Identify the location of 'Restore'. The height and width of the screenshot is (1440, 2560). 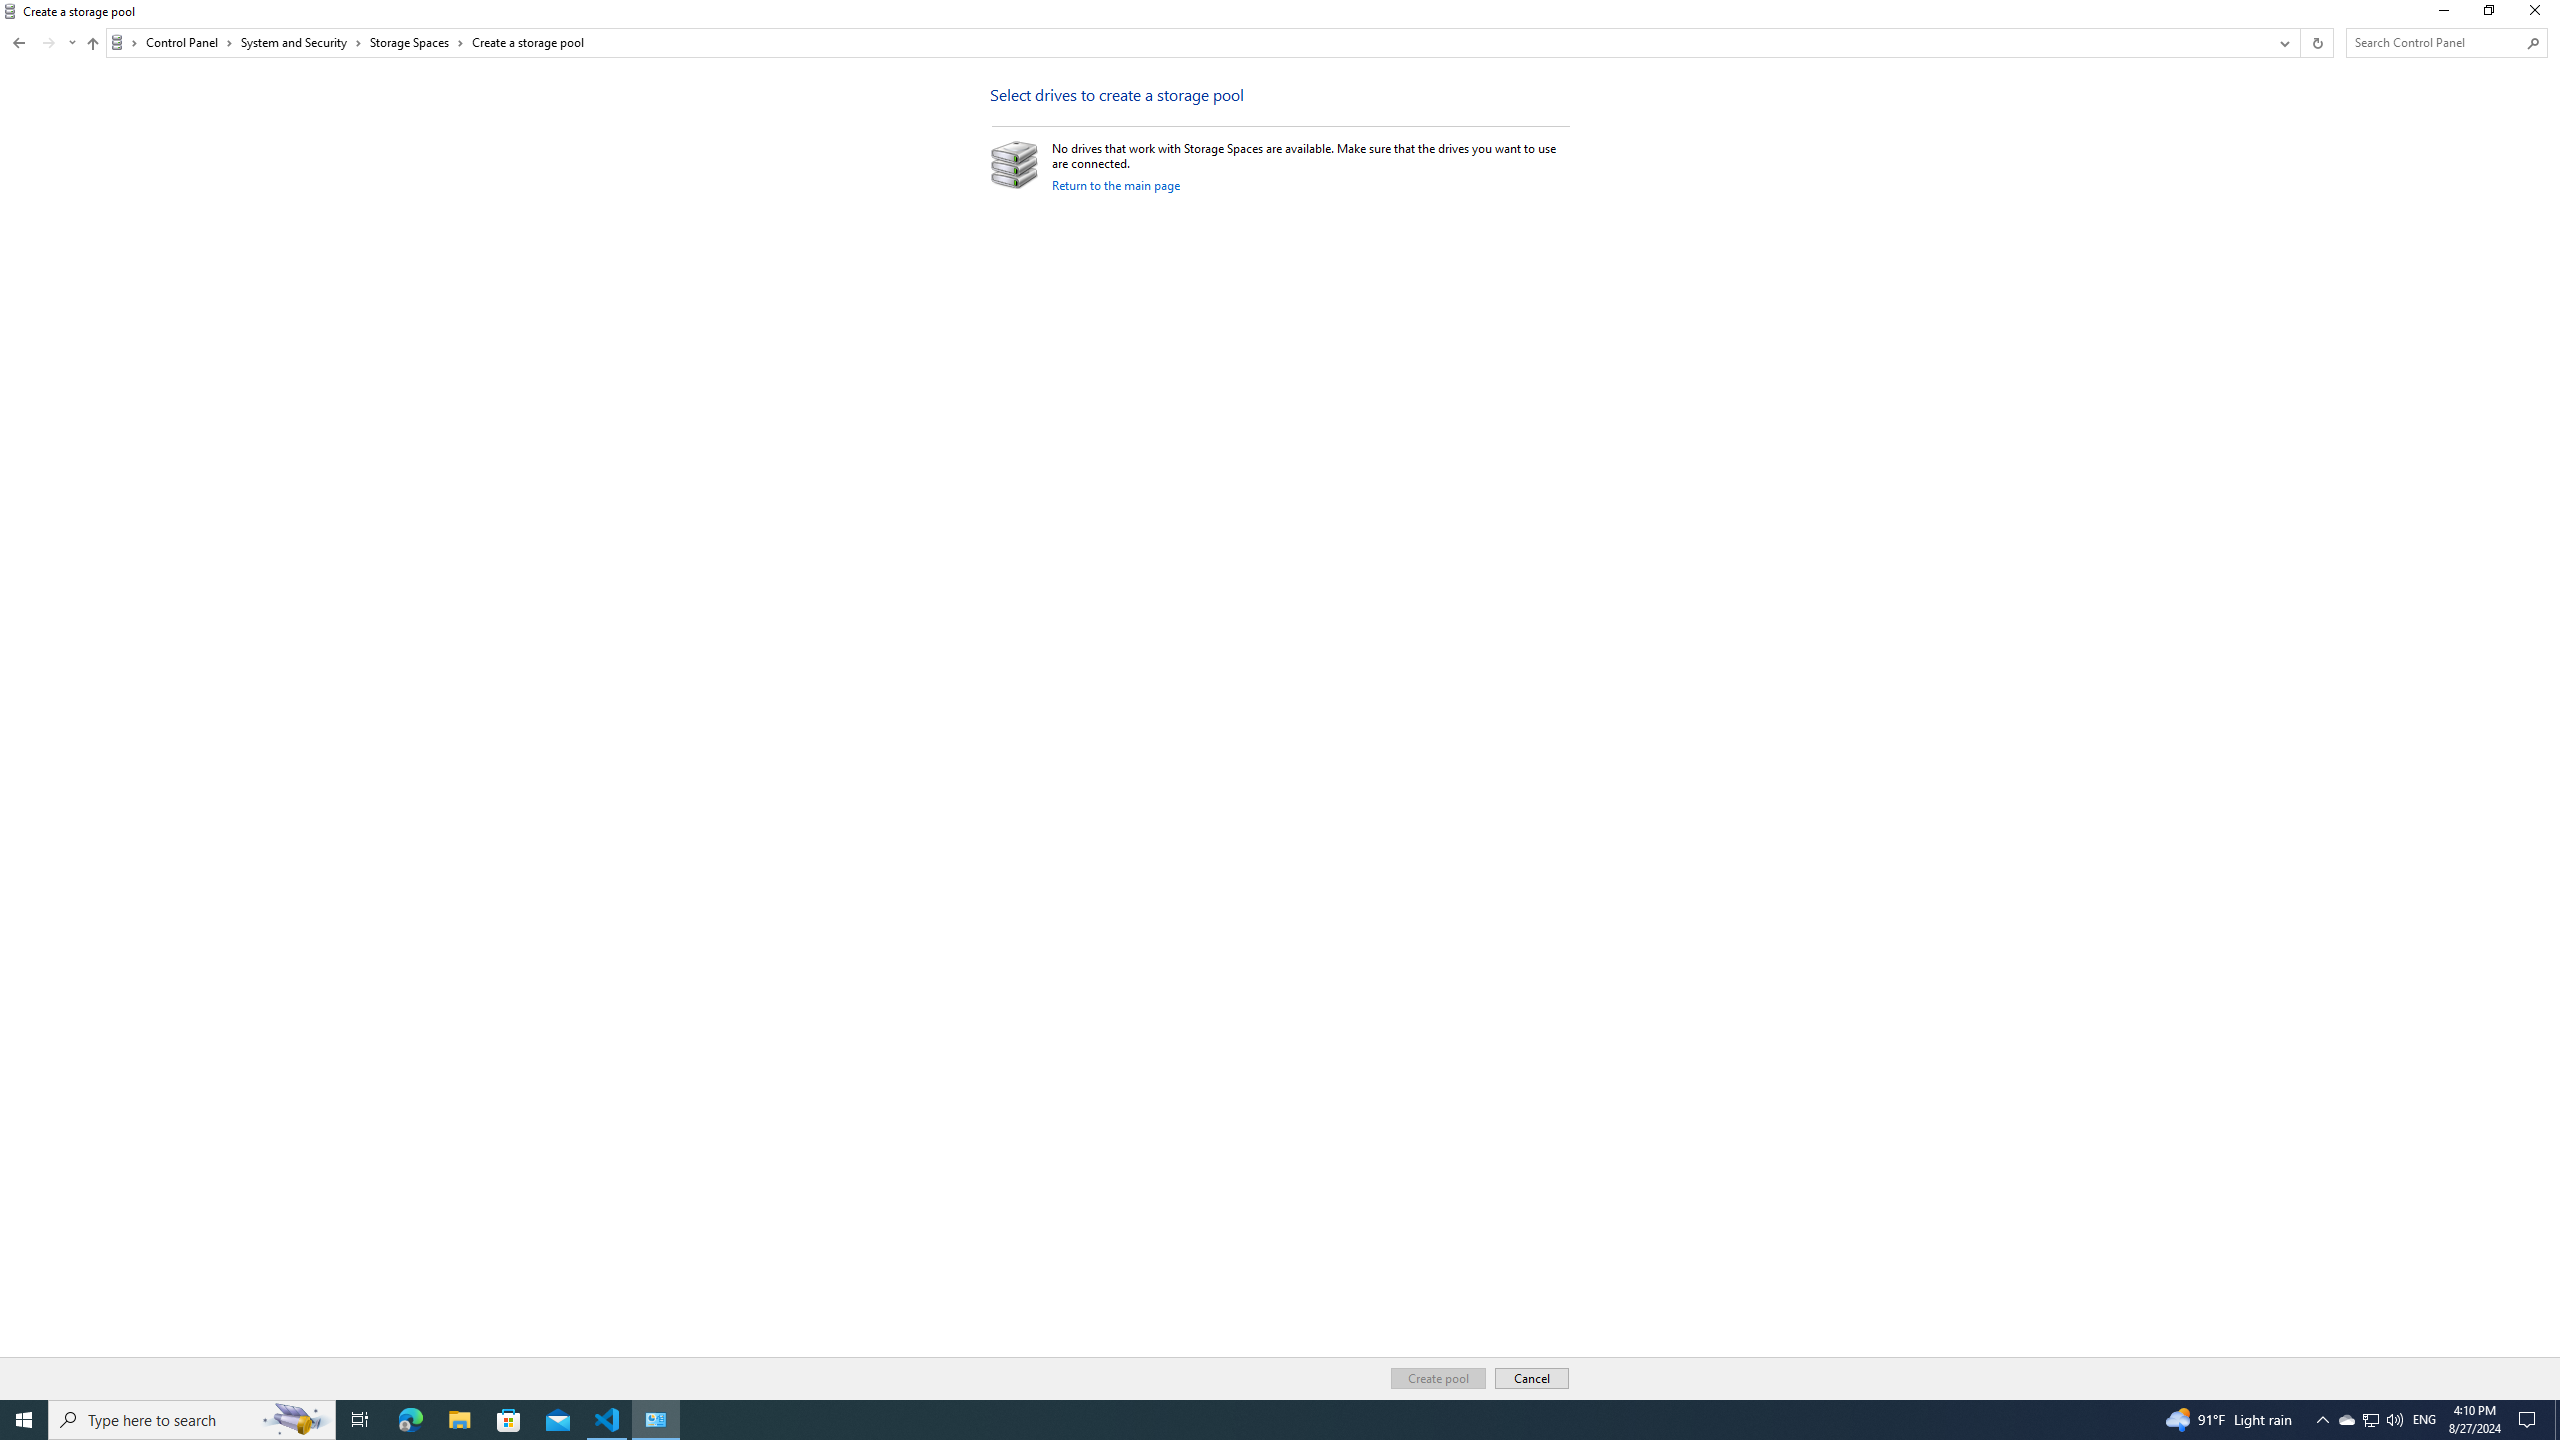
(2487, 15).